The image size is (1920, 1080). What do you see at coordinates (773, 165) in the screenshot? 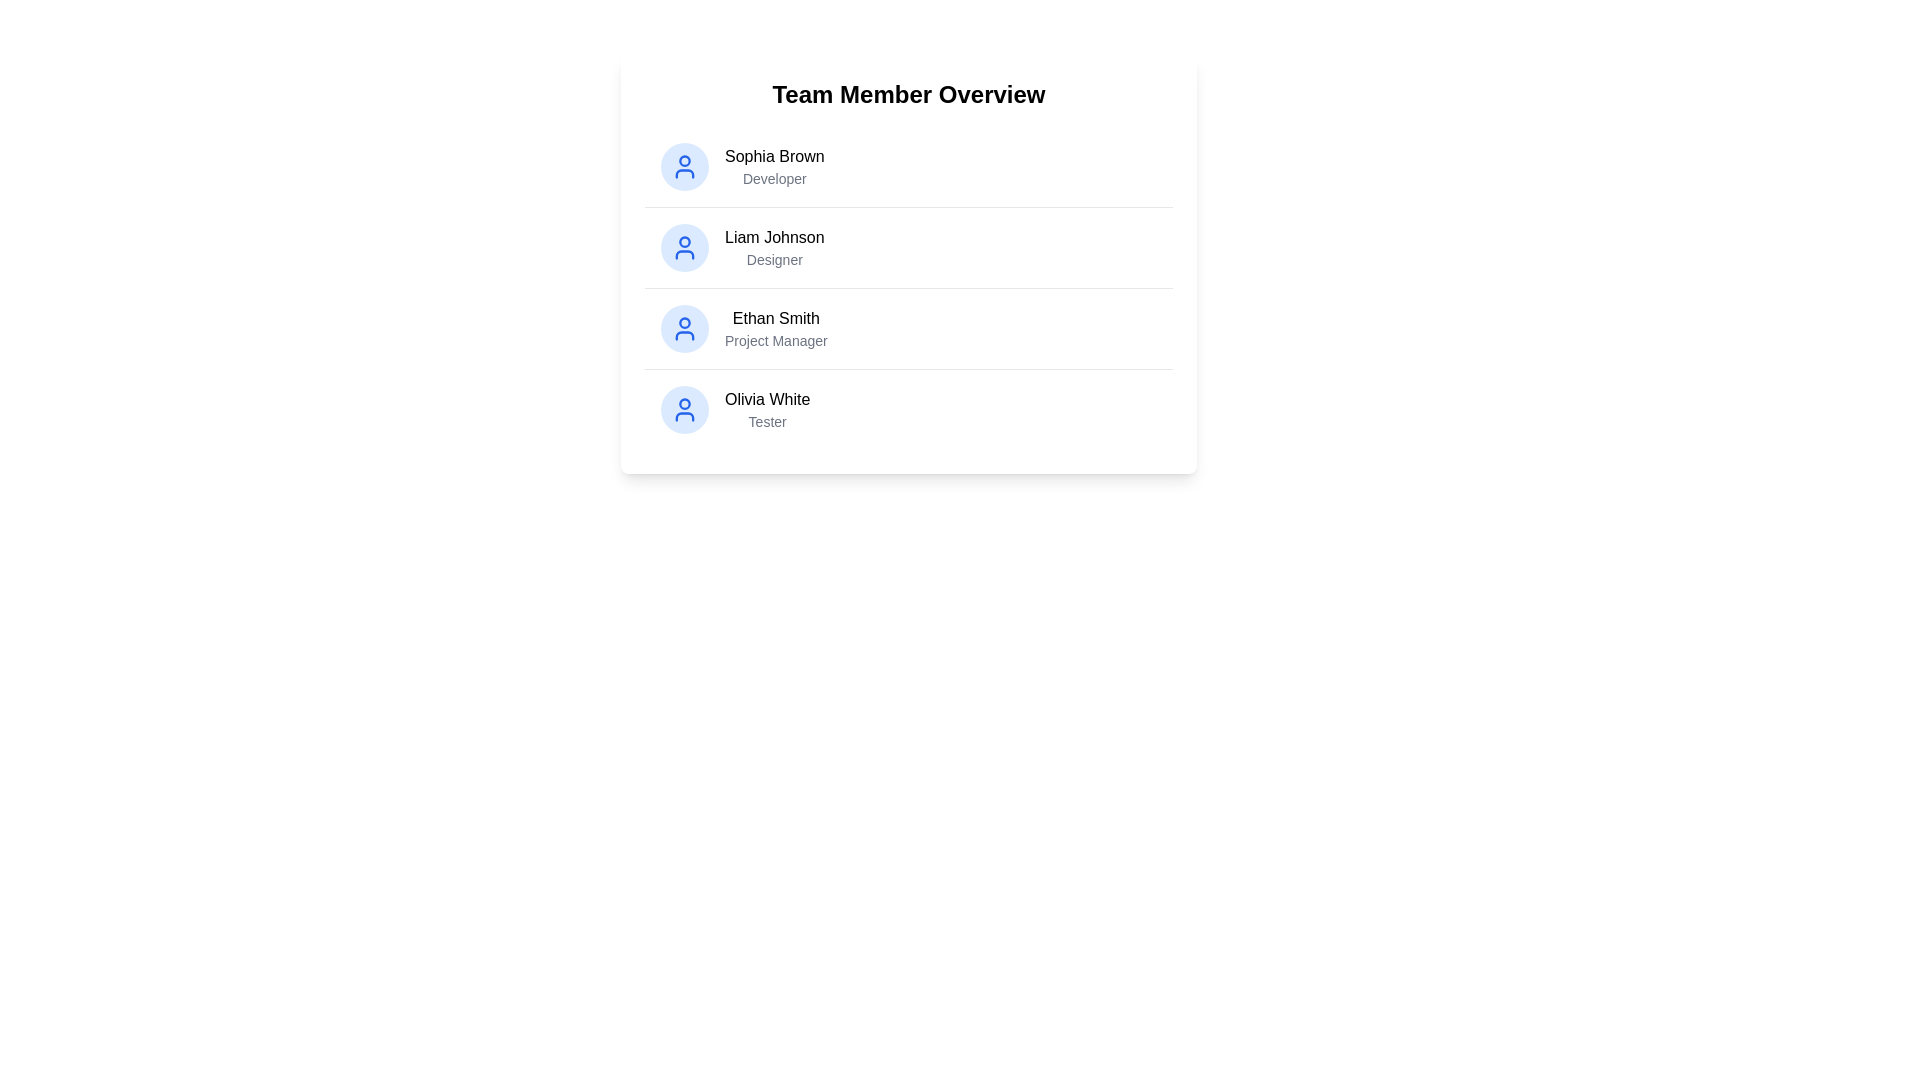
I see `the information of the first team member entry, displaying their name and role, located directly to the right of the first circular user icon in the 'Team Member Overview' section` at bounding box center [773, 165].